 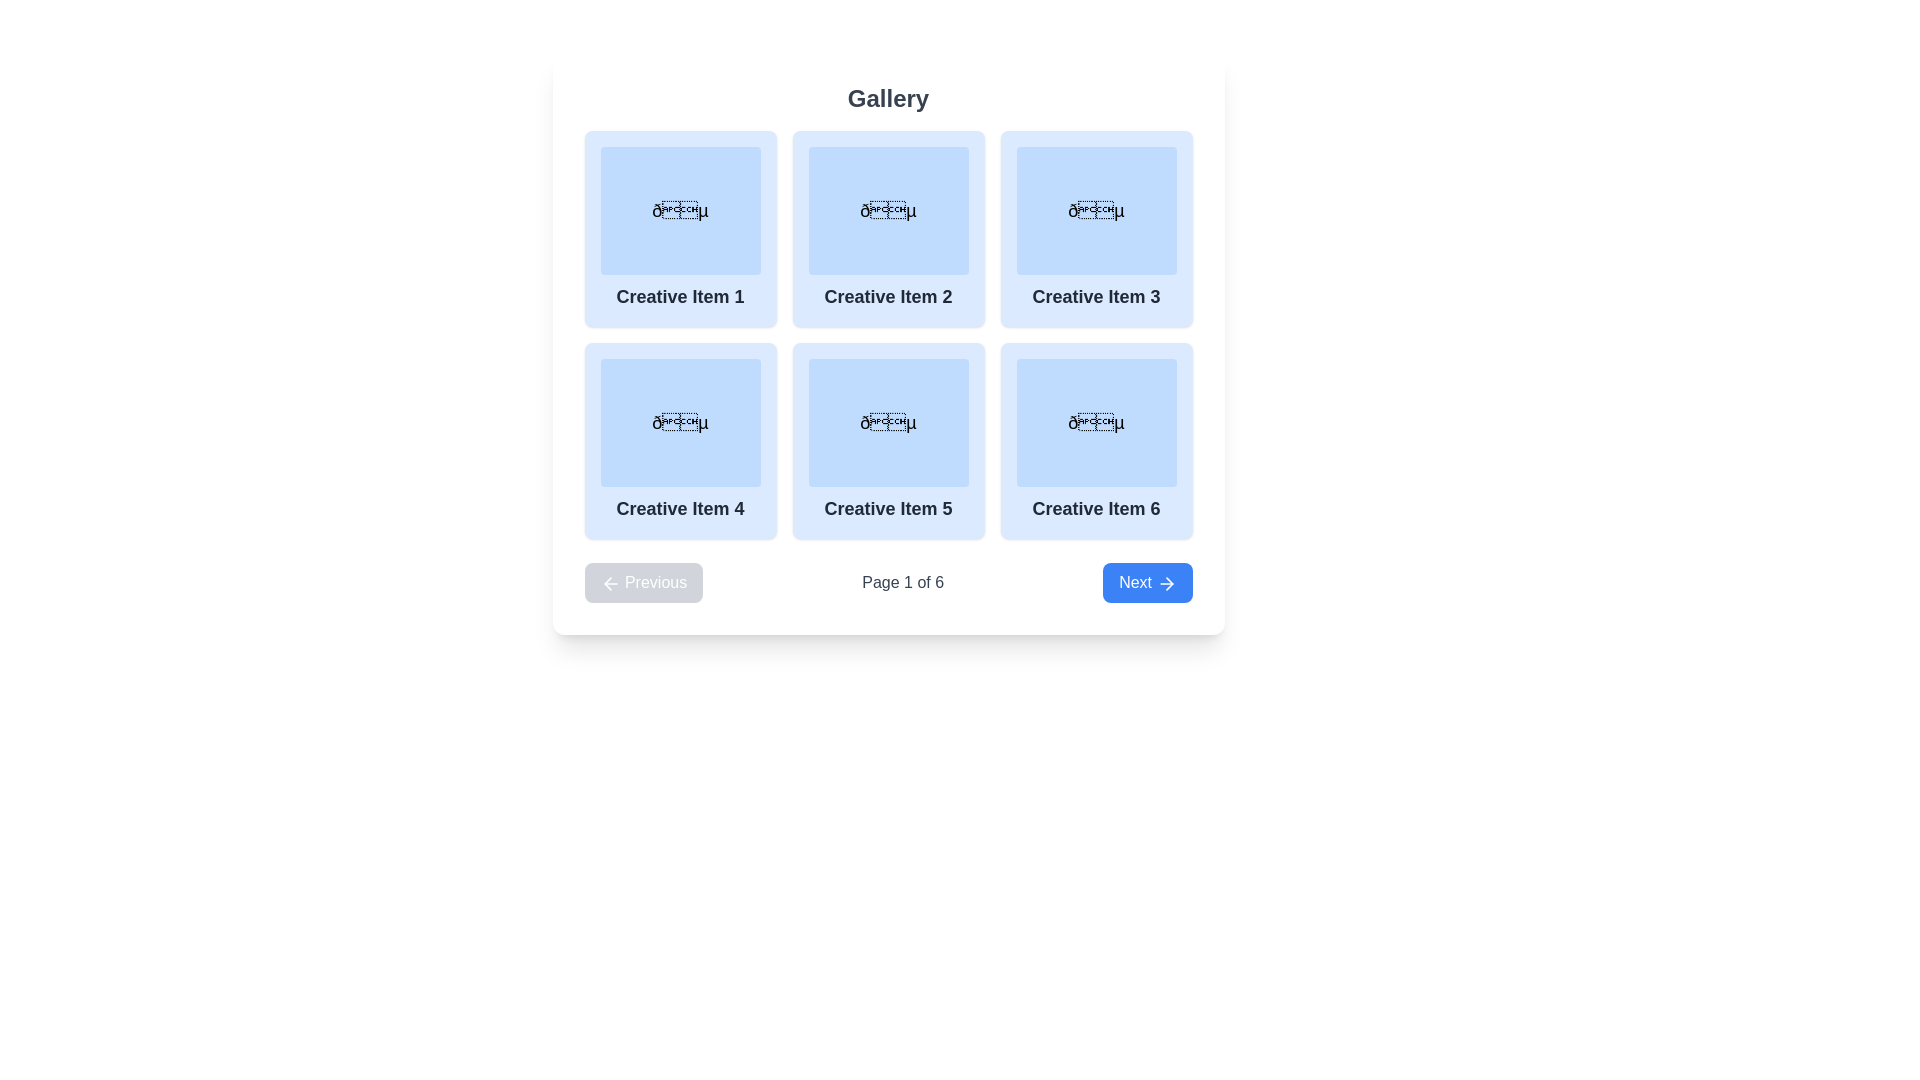 What do you see at coordinates (902, 582) in the screenshot?
I see `text displayed in the pagination area, which indicates the current page and total number of pages, located between the 'Previous' and 'Next' buttons` at bounding box center [902, 582].